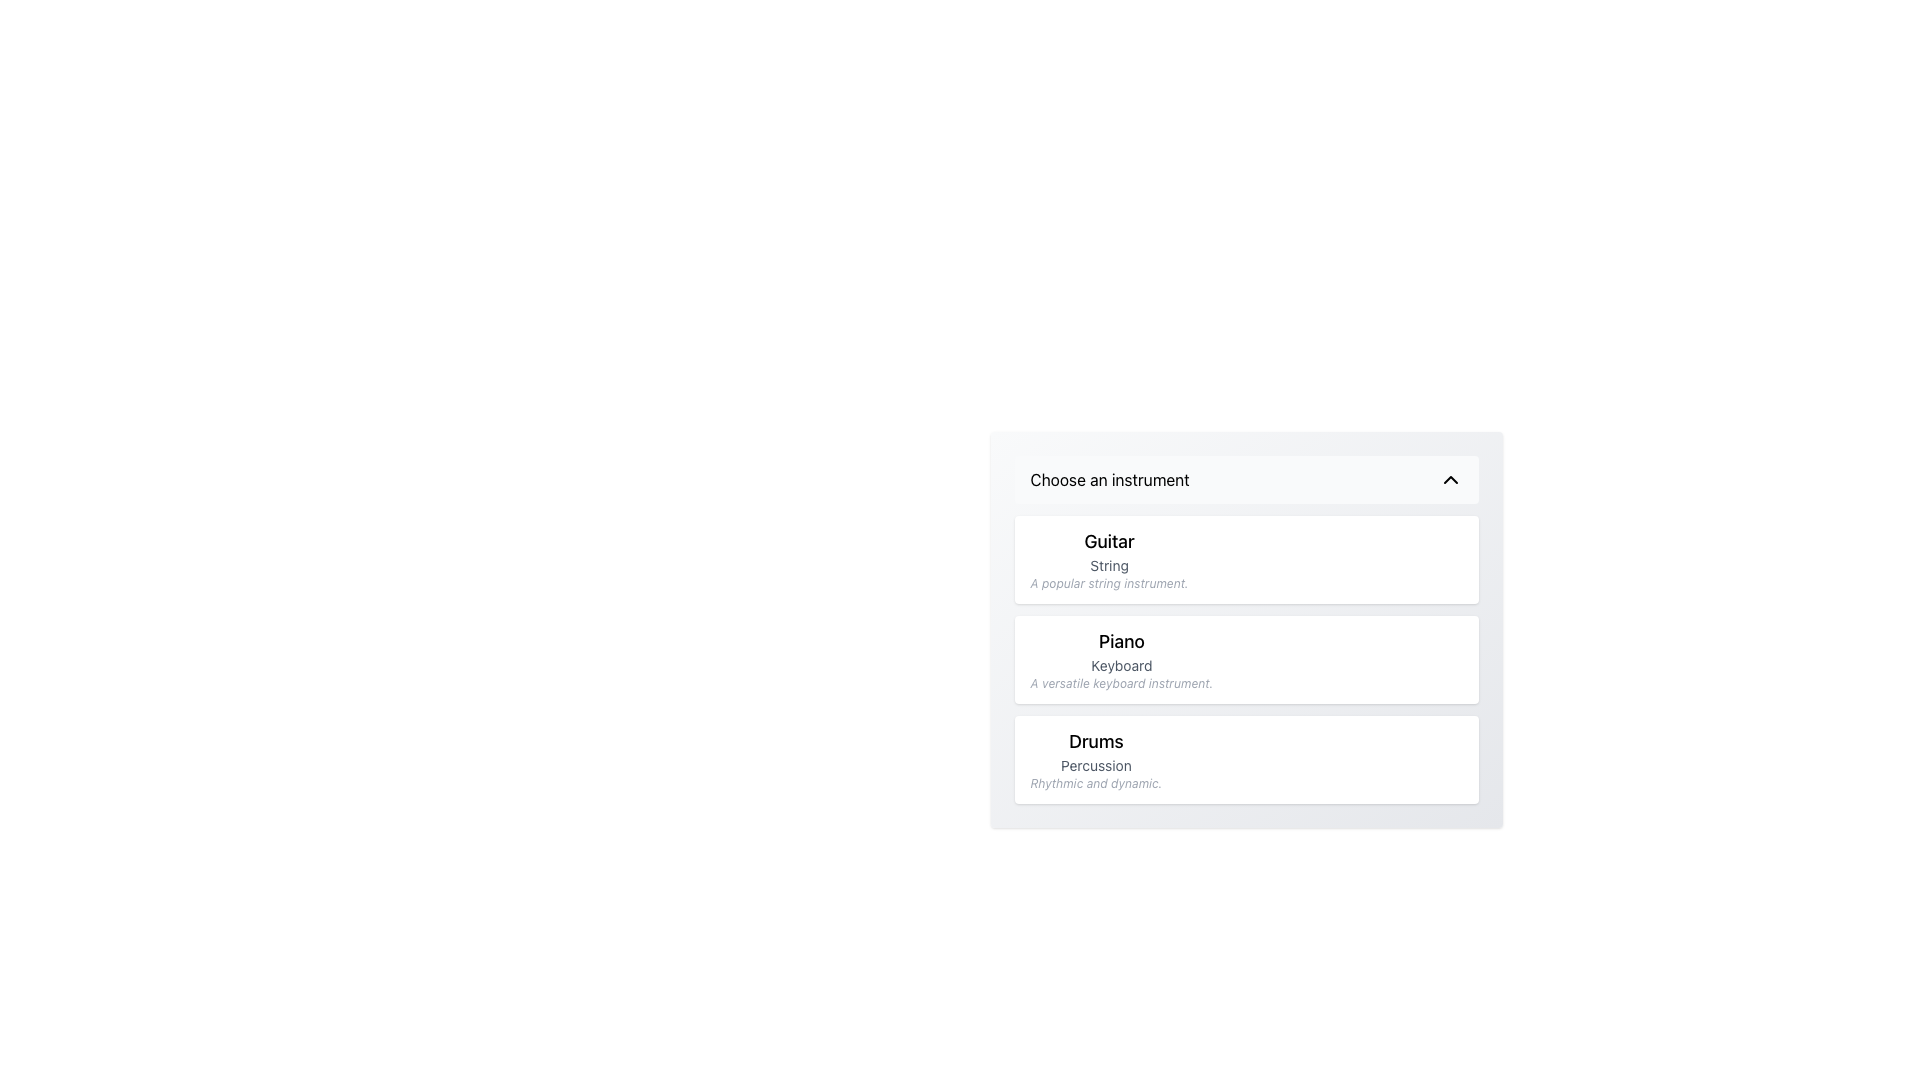 This screenshot has height=1080, width=1920. Describe the element at coordinates (1108, 566) in the screenshot. I see `the text label that reads 'String,' which is styled in a smaller, gray font and positioned below the bold text 'Guitar.'` at that location.